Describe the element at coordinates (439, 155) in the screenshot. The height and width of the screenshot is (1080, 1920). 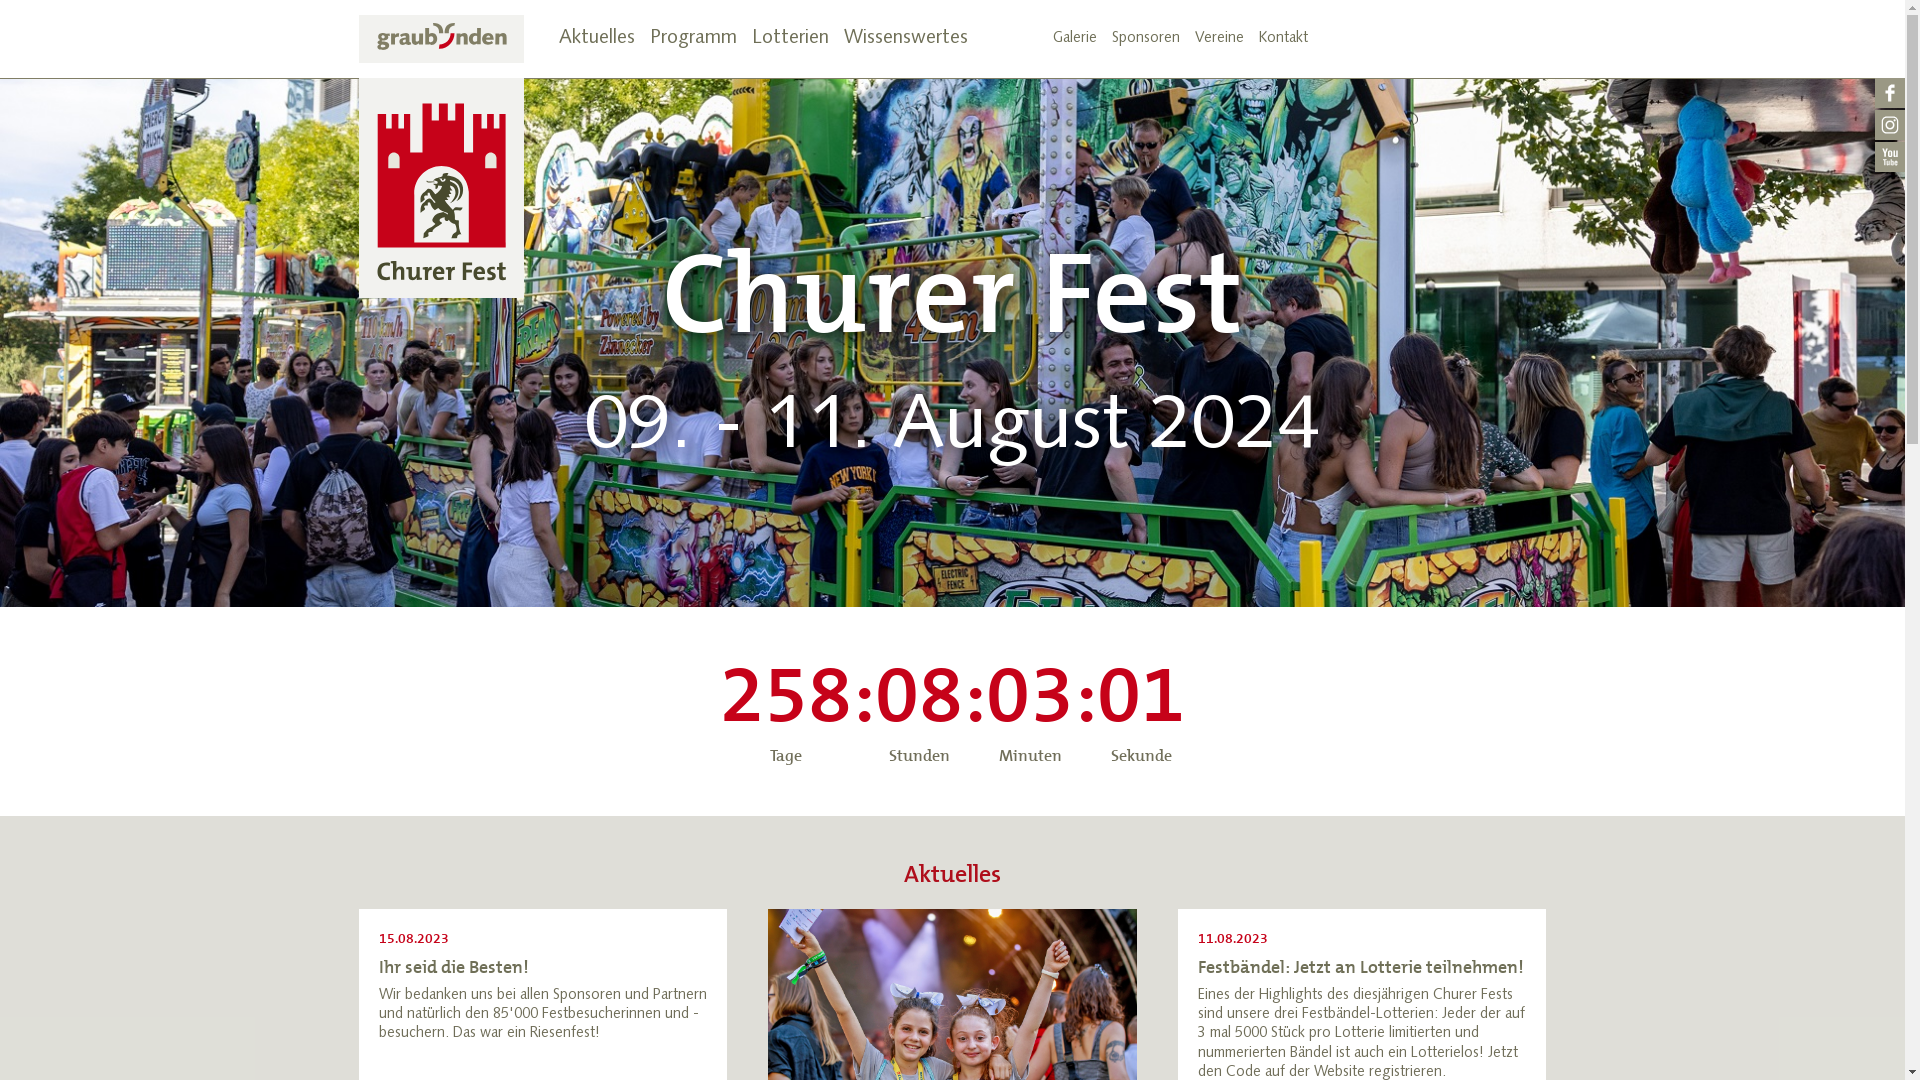
I see `'Startseite'` at that location.